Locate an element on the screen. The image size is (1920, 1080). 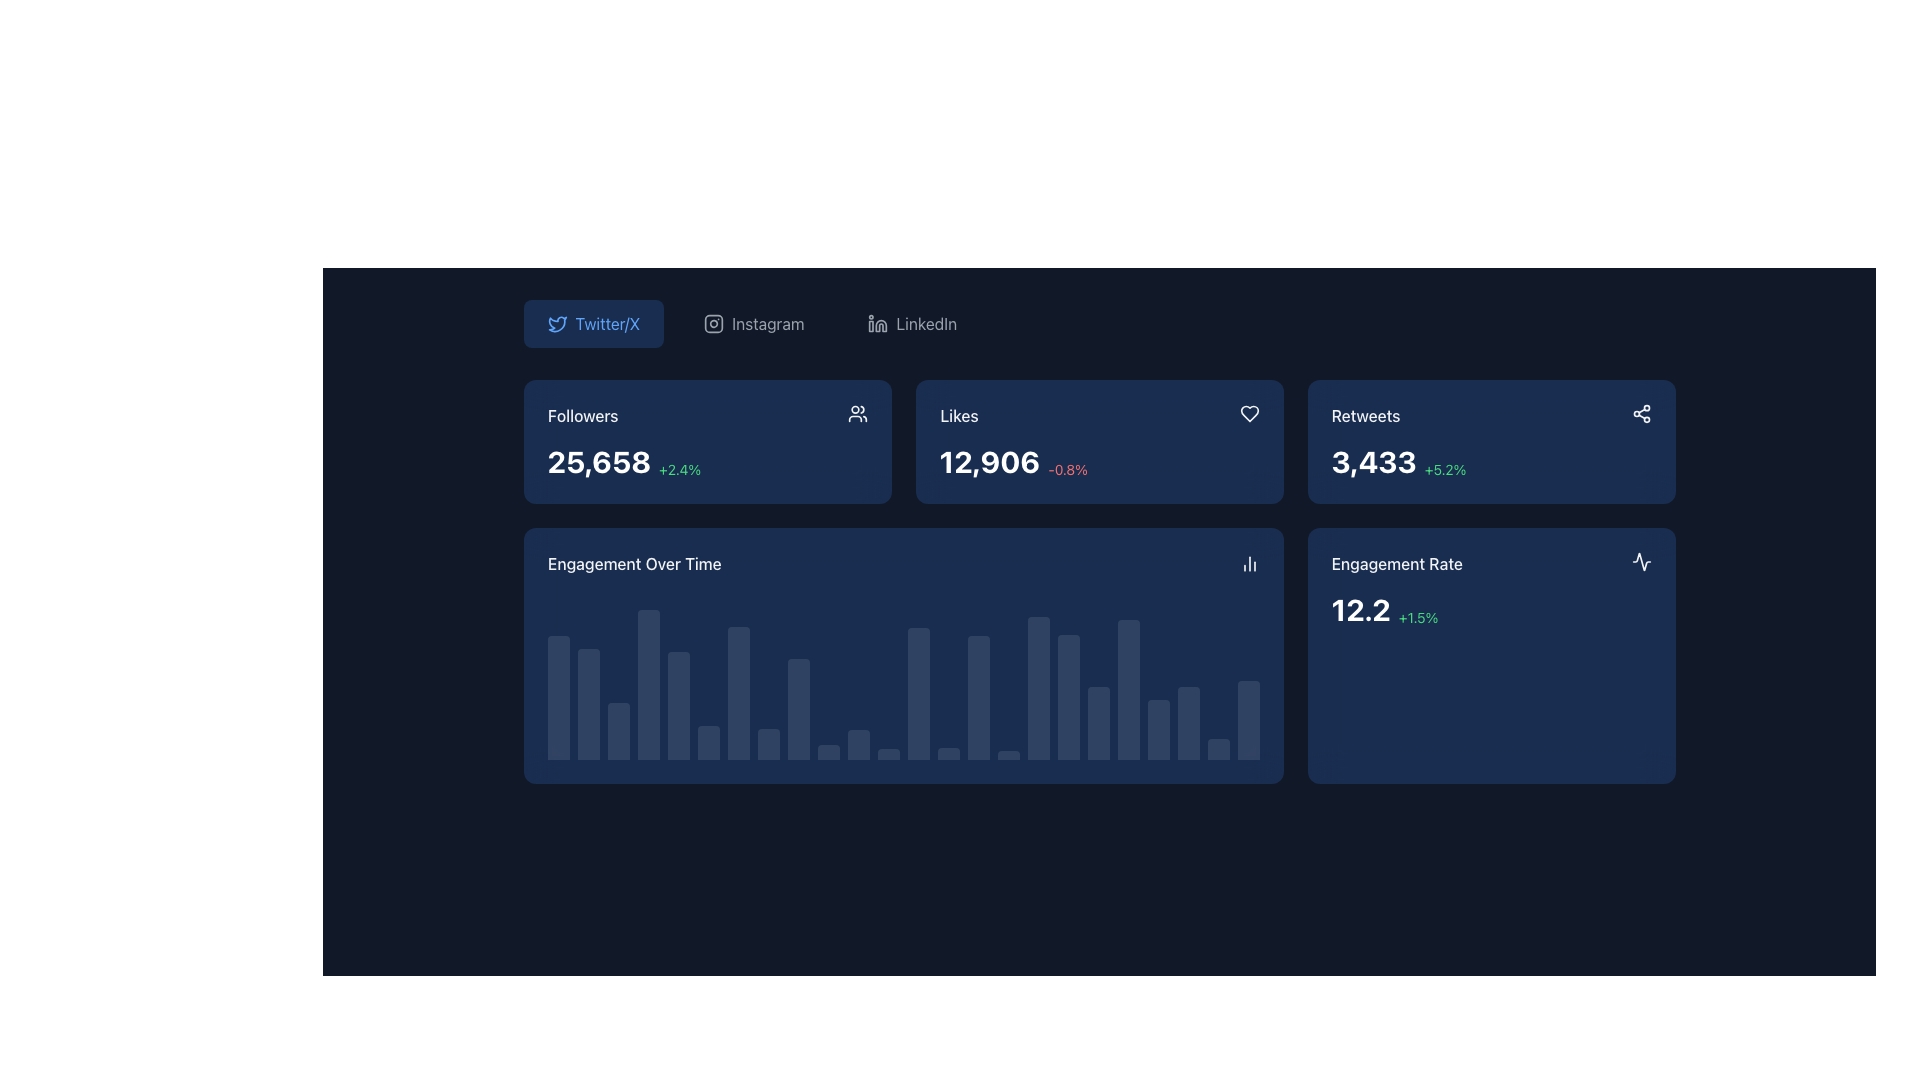
the activity engagement metrics icon located in the top-right corner of the 'Engagement Rate' section is located at coordinates (1641, 562).